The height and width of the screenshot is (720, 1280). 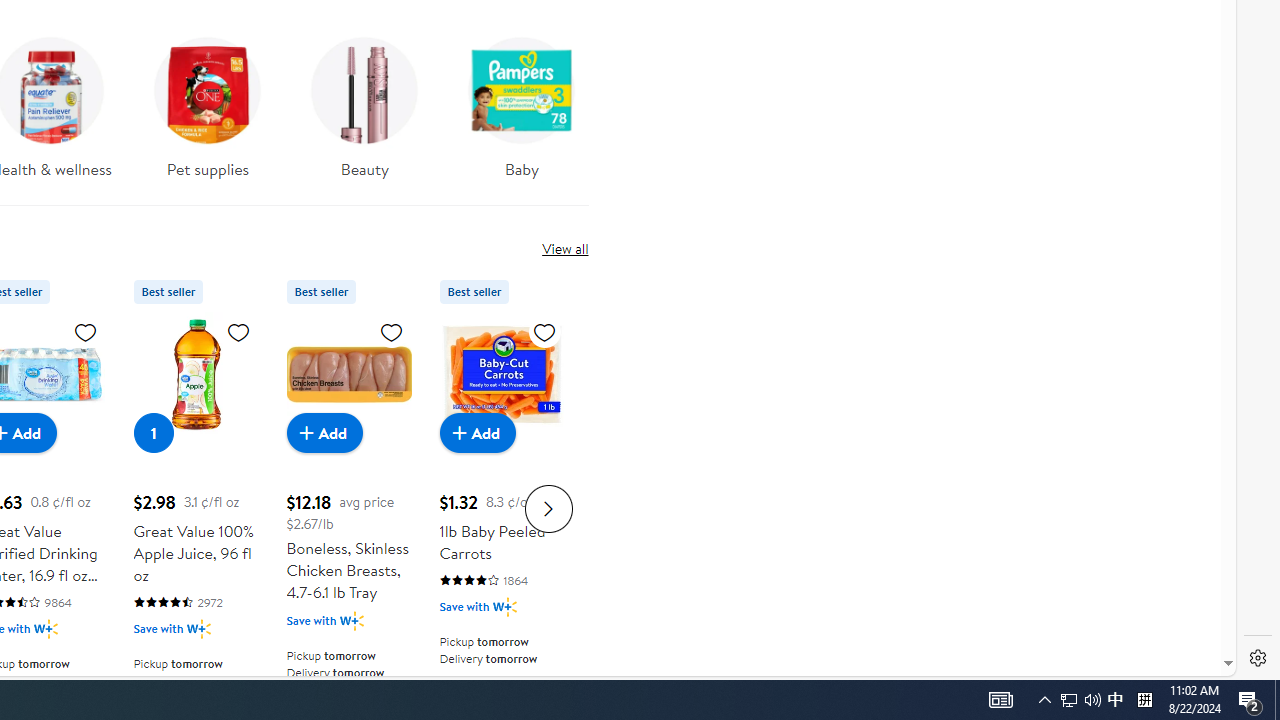 What do you see at coordinates (548, 507) in the screenshot?
I see `'Next slide for Product Carousel list'` at bounding box center [548, 507].